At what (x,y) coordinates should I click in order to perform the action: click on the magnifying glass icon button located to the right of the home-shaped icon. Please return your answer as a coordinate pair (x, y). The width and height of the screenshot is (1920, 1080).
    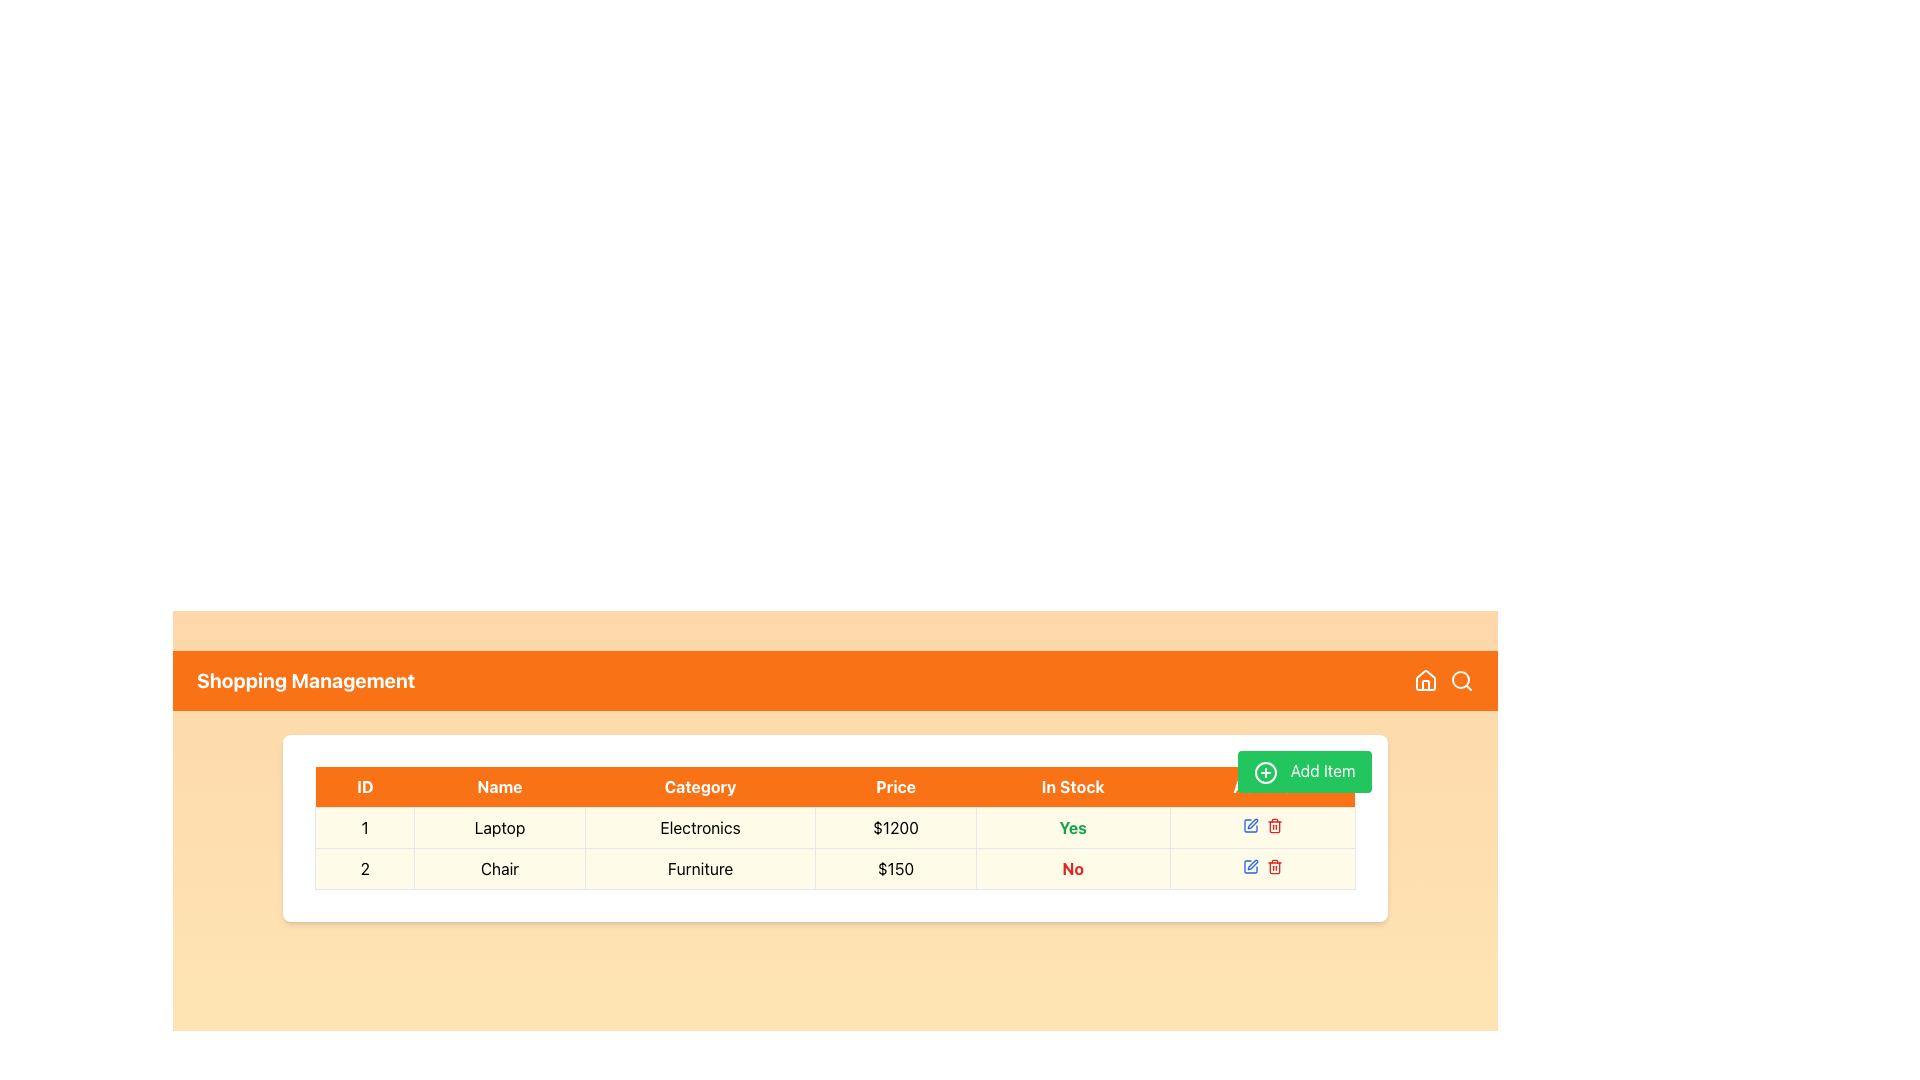
    Looking at the image, I should click on (1462, 680).